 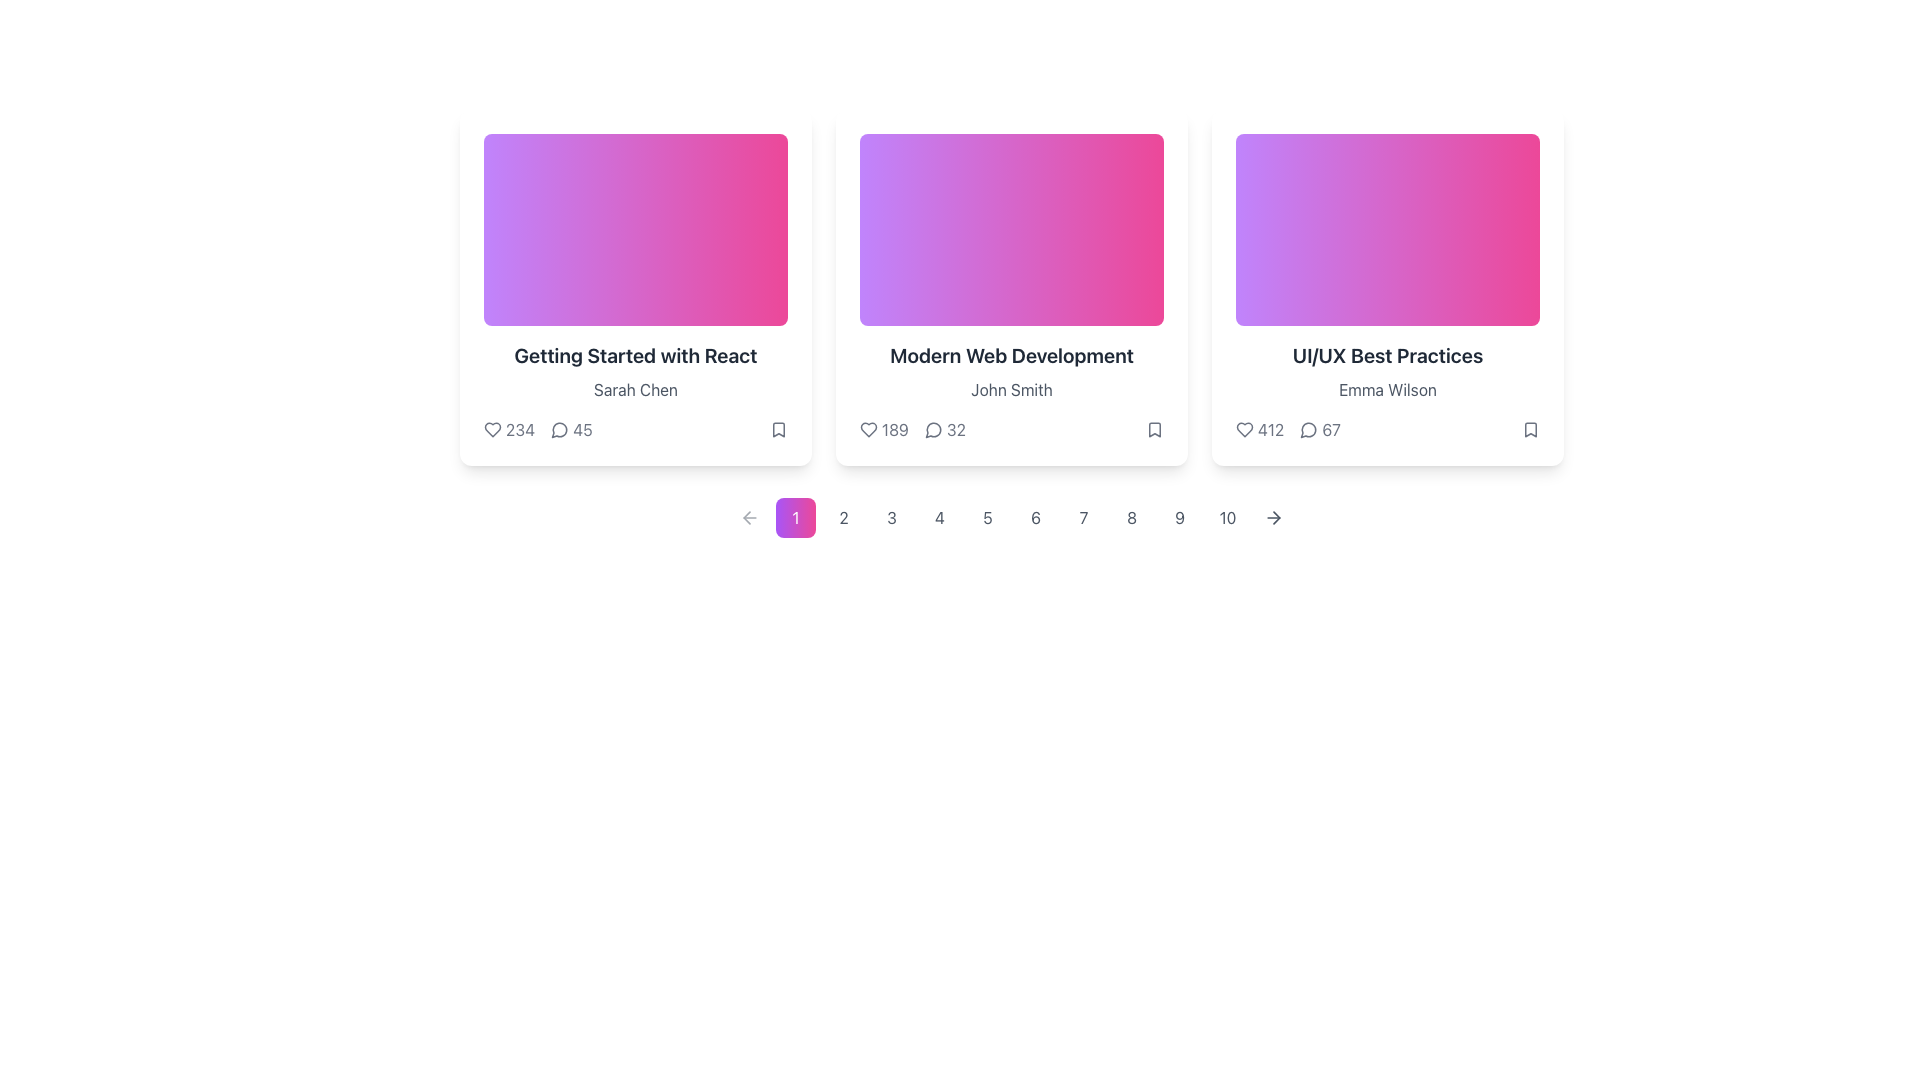 I want to click on the Decorative block at the topmost section of the card titled 'UI/UX Best Practices', located at the rightmost position in the row of cards, so click(x=1386, y=229).